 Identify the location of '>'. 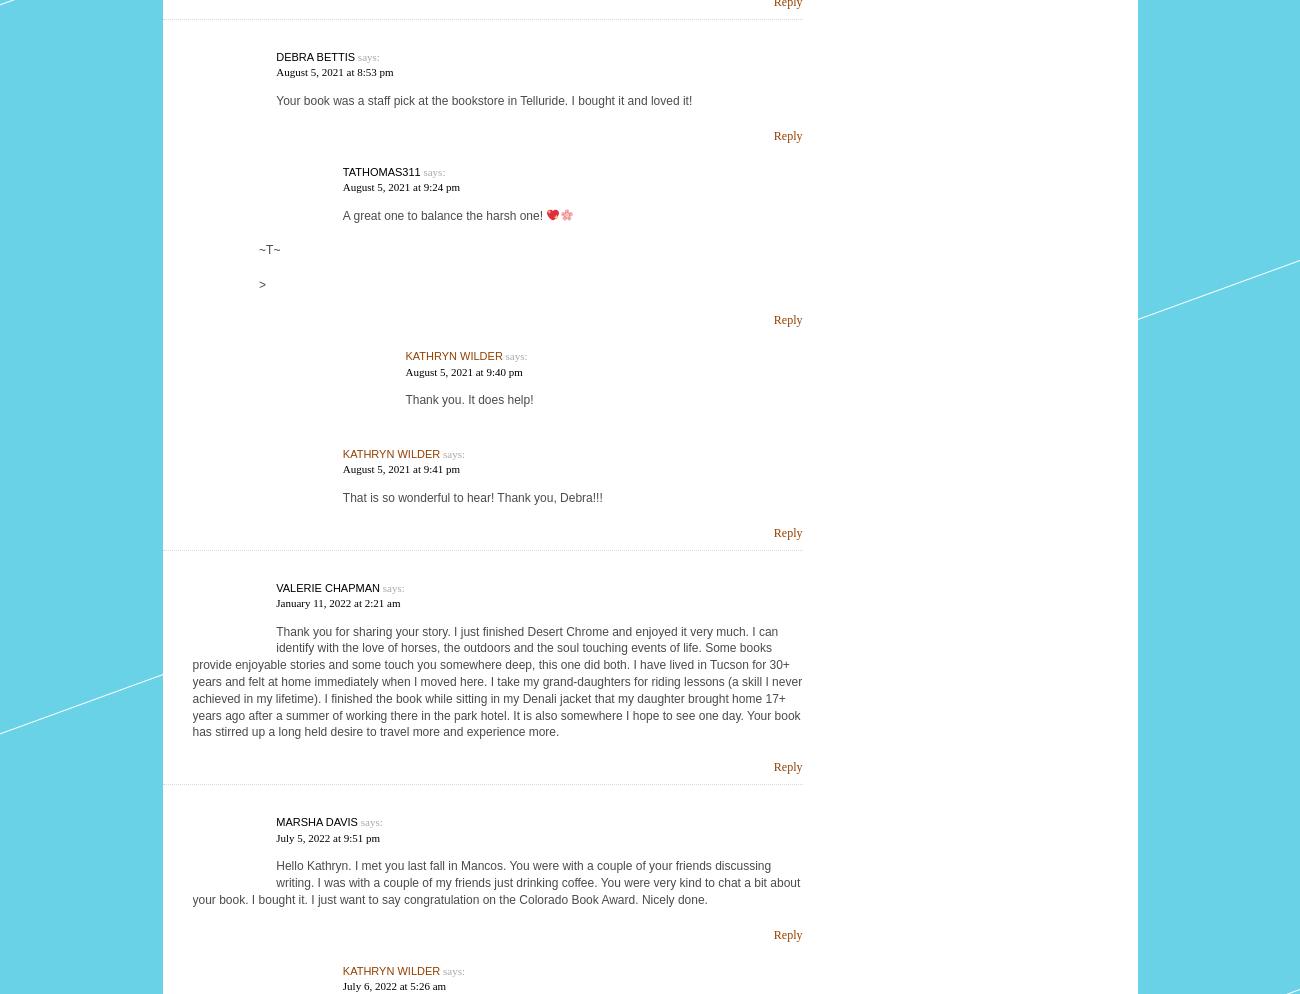
(261, 284).